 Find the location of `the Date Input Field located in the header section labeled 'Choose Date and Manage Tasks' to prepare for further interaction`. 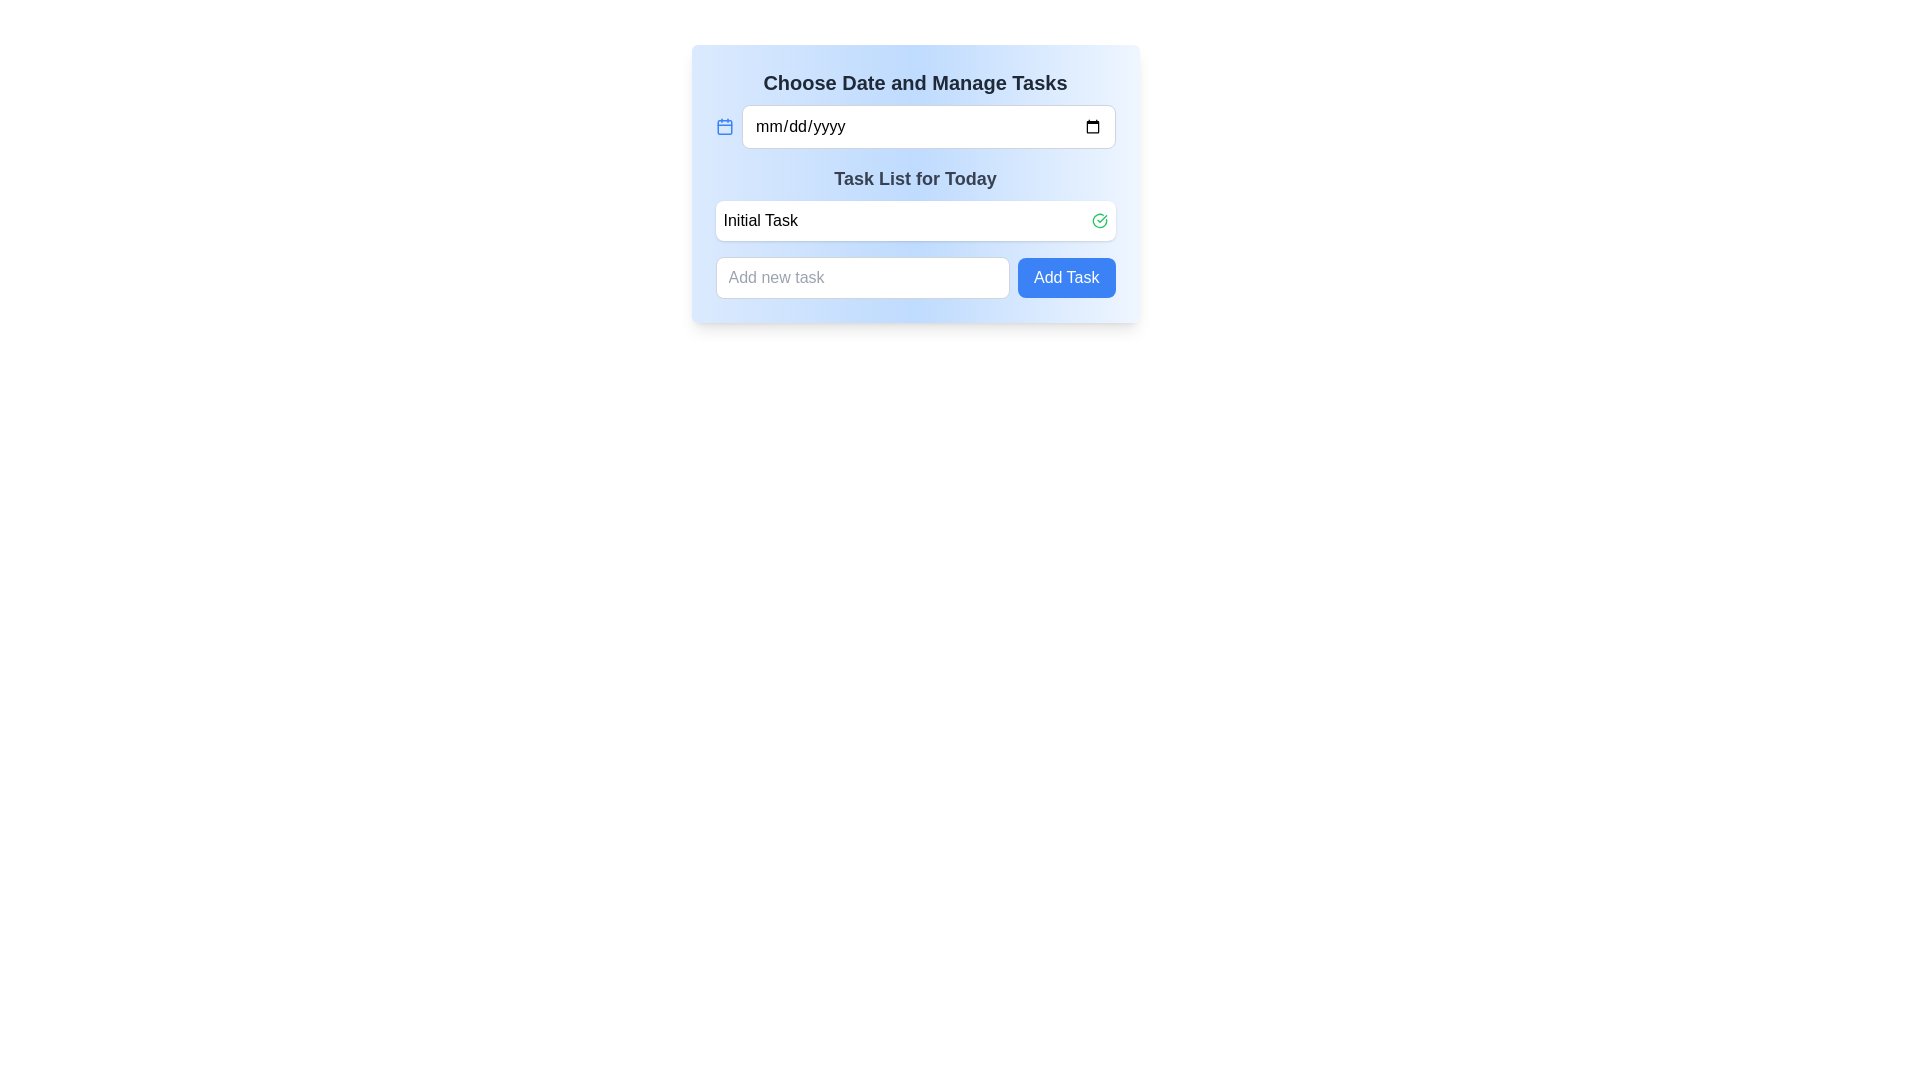

the Date Input Field located in the header section labeled 'Choose Date and Manage Tasks' to prepare for further interaction is located at coordinates (927, 127).